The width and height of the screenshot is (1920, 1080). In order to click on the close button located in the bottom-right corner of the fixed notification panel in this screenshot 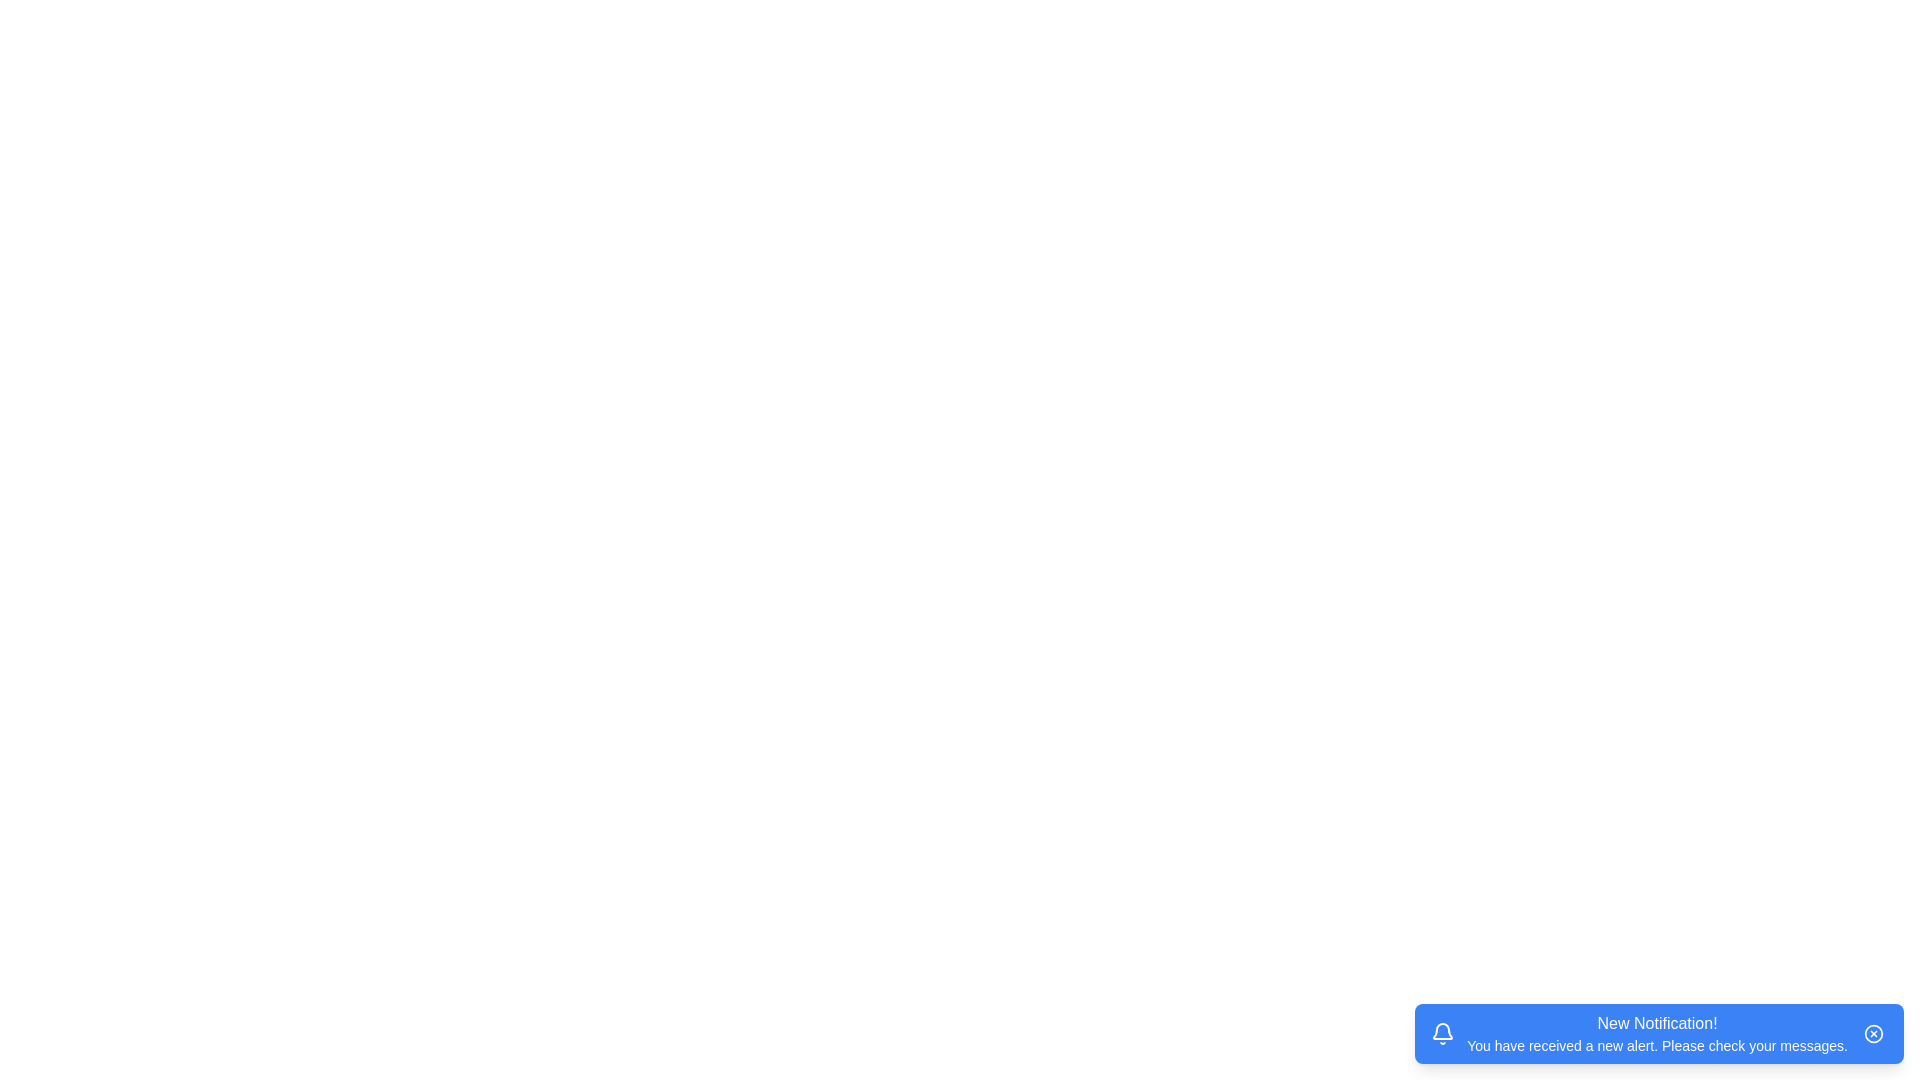, I will do `click(1872, 1033)`.